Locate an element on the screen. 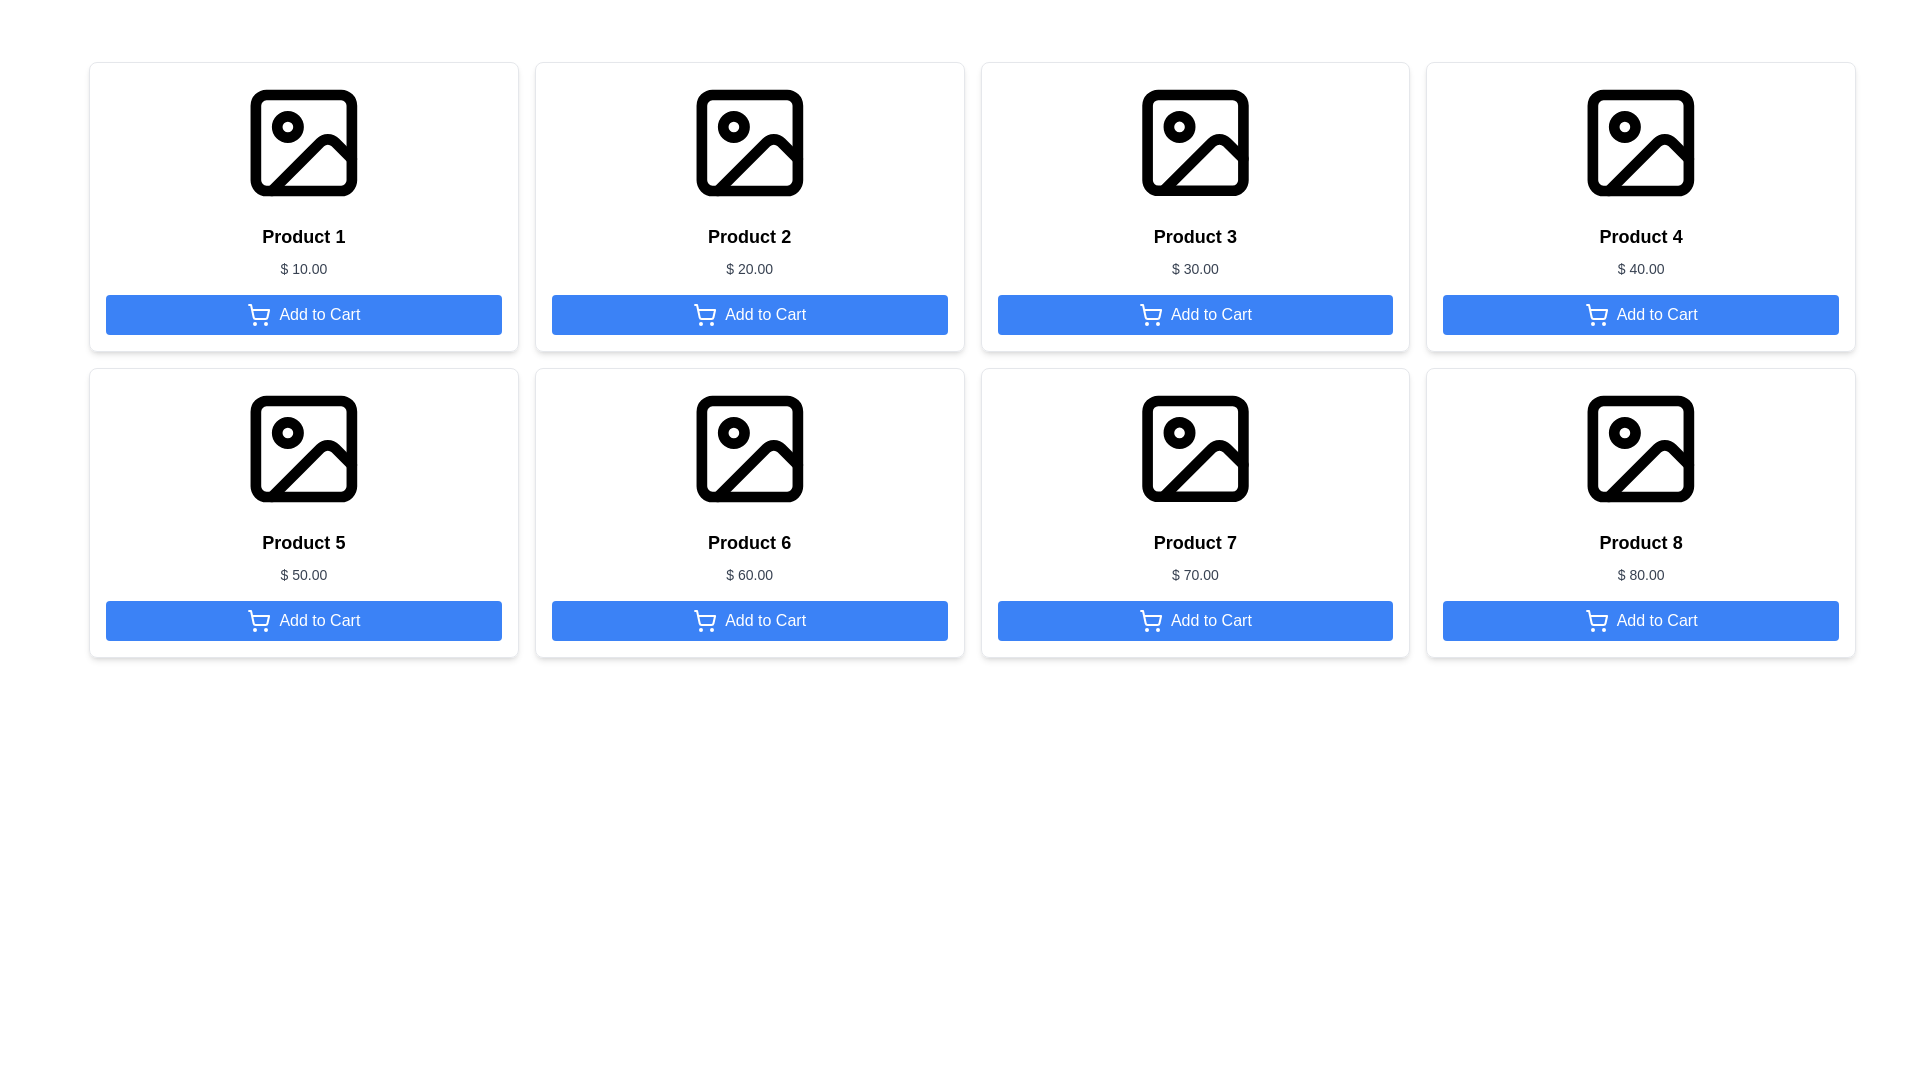 The width and height of the screenshot is (1920, 1080). the small circular non-interactive graphical component located in the upper-left corner of the landscape icon in the second product card of the grid layout is located at coordinates (732, 127).